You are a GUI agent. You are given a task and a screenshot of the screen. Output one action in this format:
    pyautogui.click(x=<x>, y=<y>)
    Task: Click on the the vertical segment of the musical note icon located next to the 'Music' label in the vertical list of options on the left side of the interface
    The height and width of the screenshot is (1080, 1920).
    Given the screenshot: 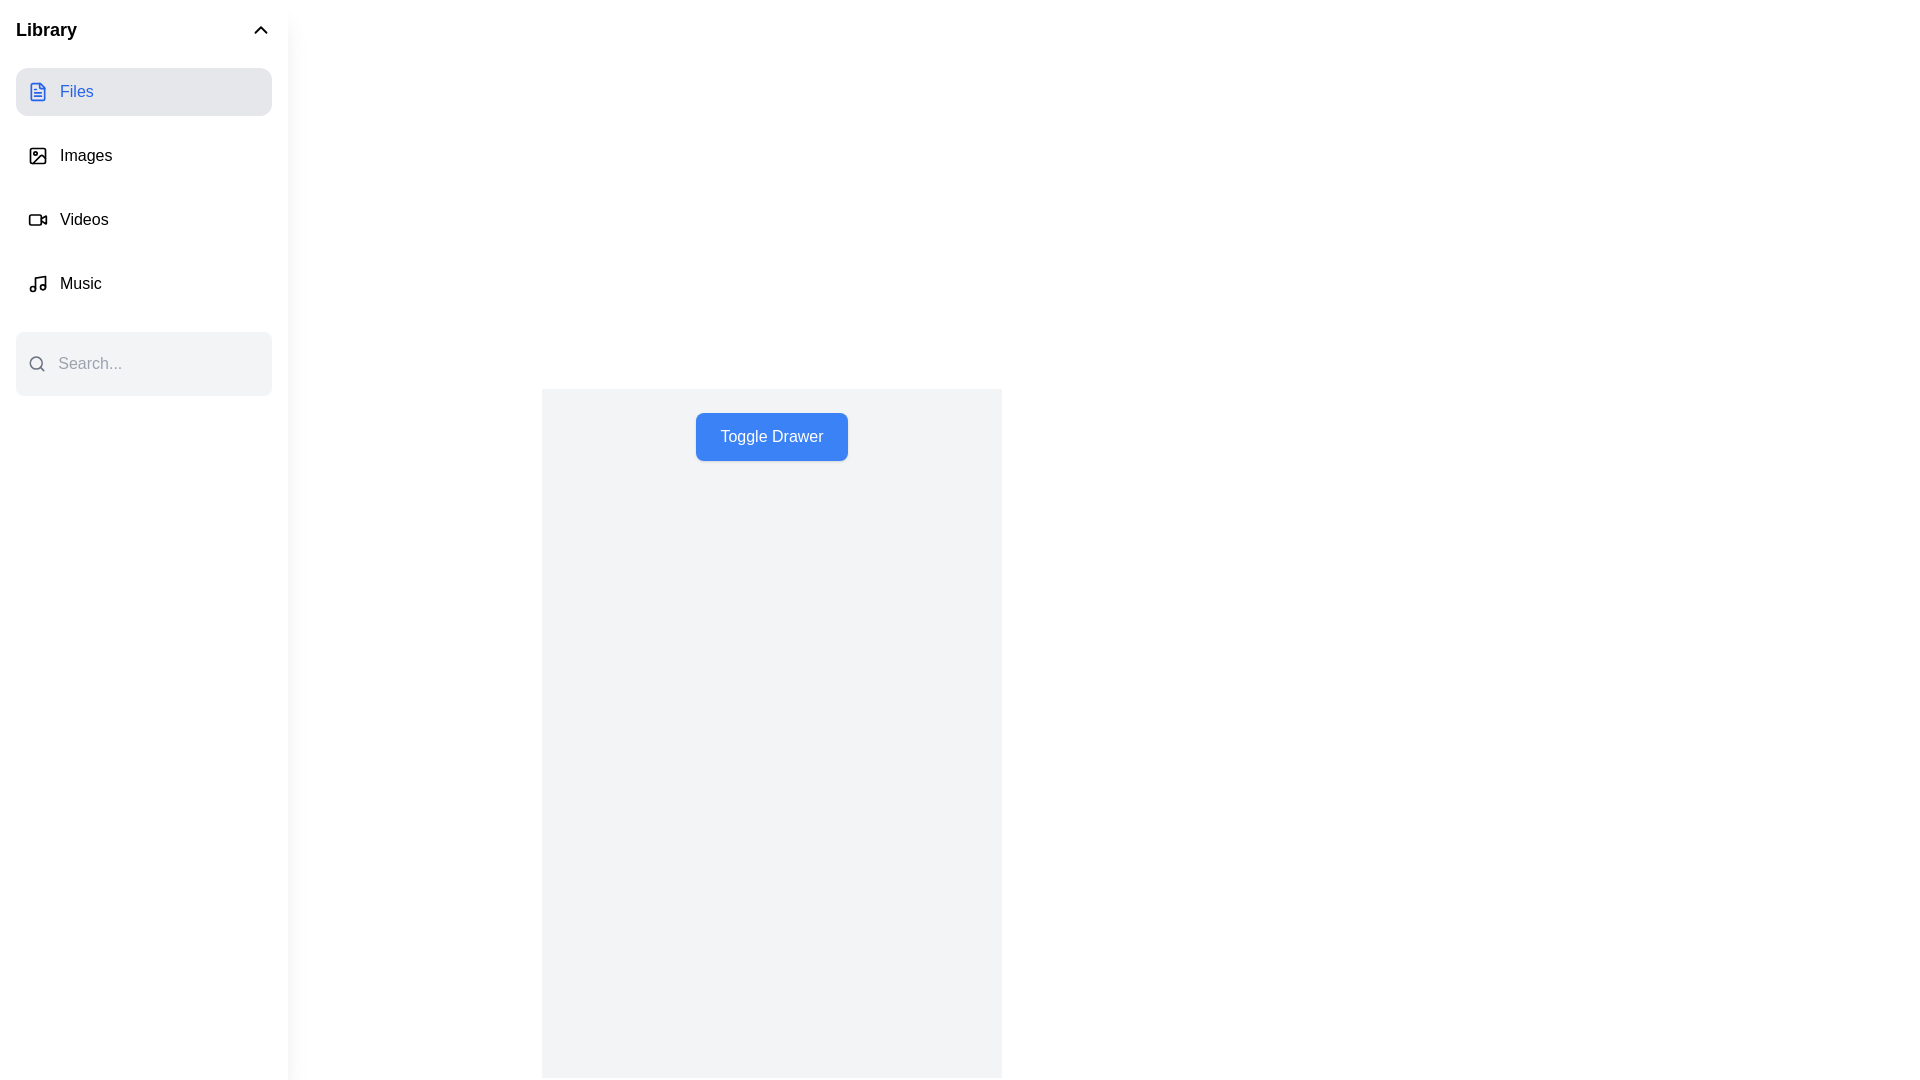 What is the action you would take?
    pyautogui.click(x=40, y=282)
    